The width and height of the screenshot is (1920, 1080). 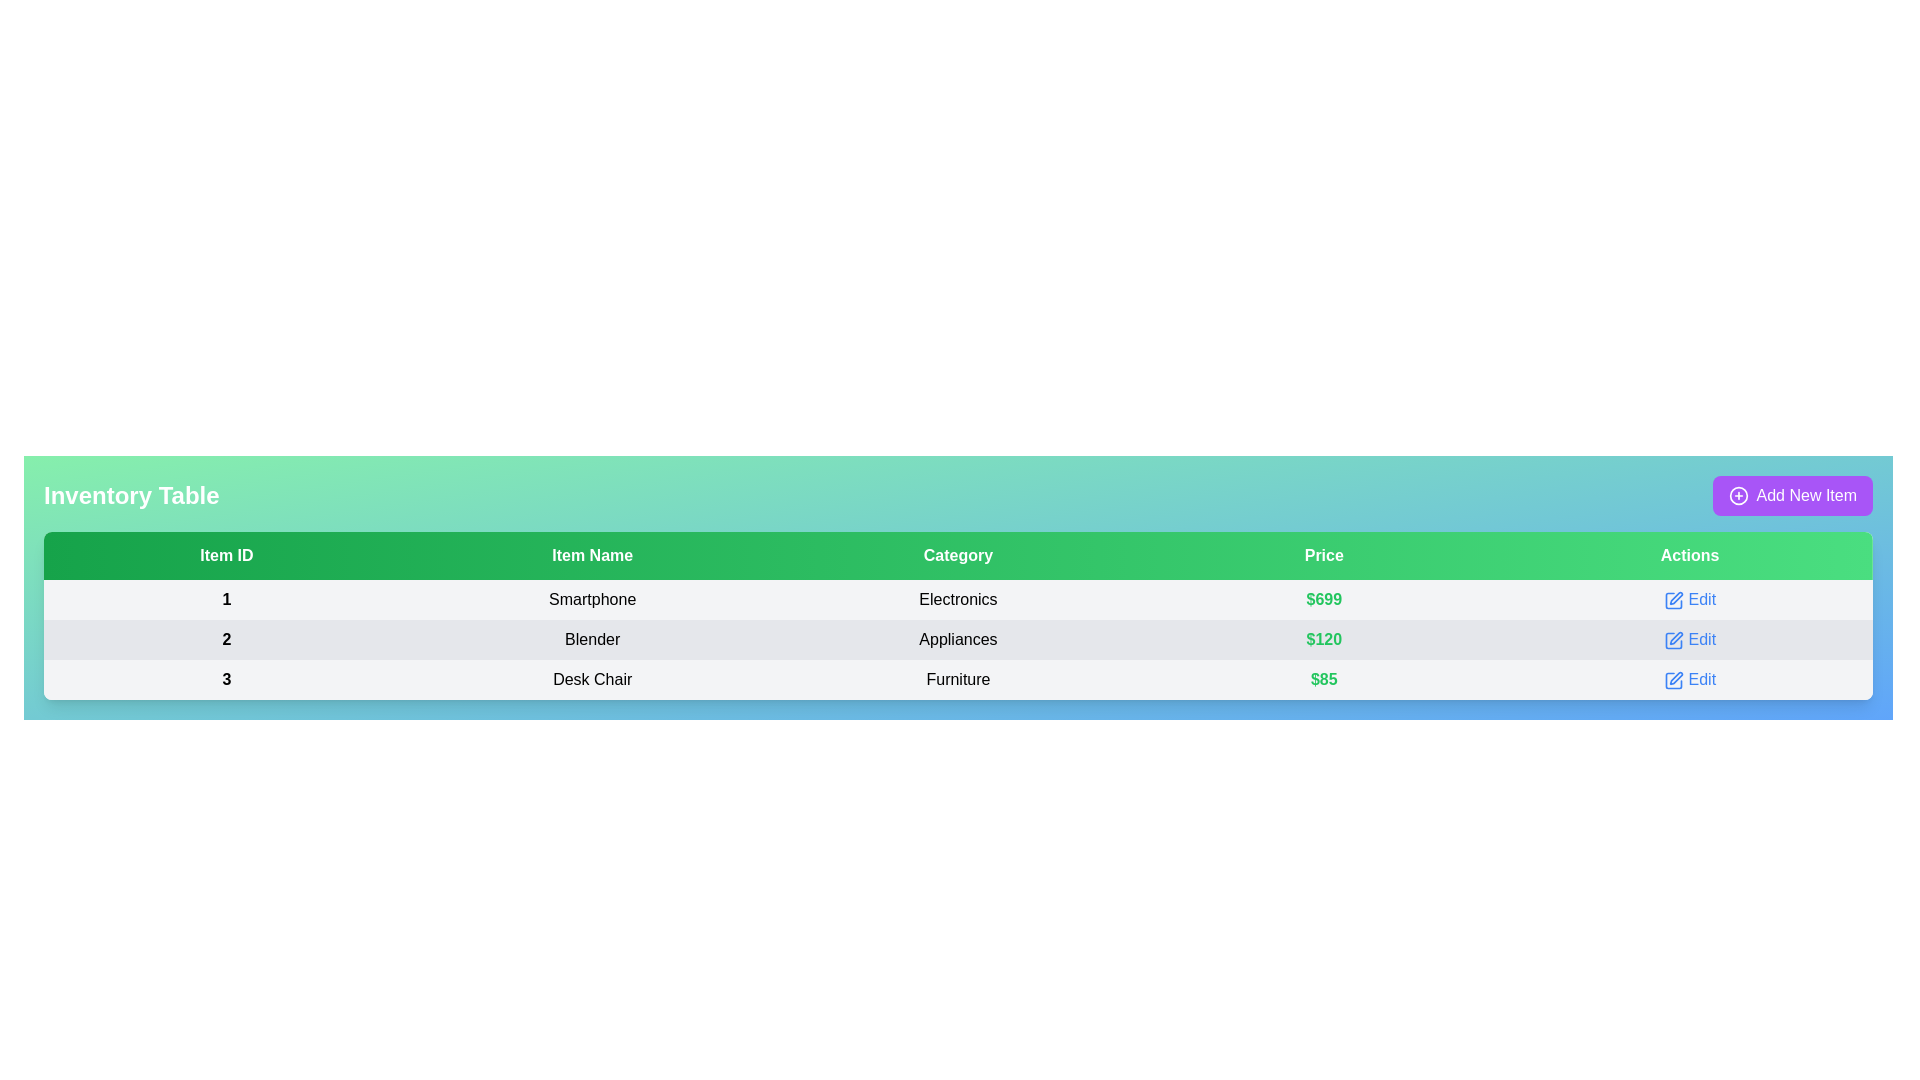 I want to click on text content of the 'Inventory Table' label, which is displayed at the top-left corner of the interface, so click(x=130, y=495).